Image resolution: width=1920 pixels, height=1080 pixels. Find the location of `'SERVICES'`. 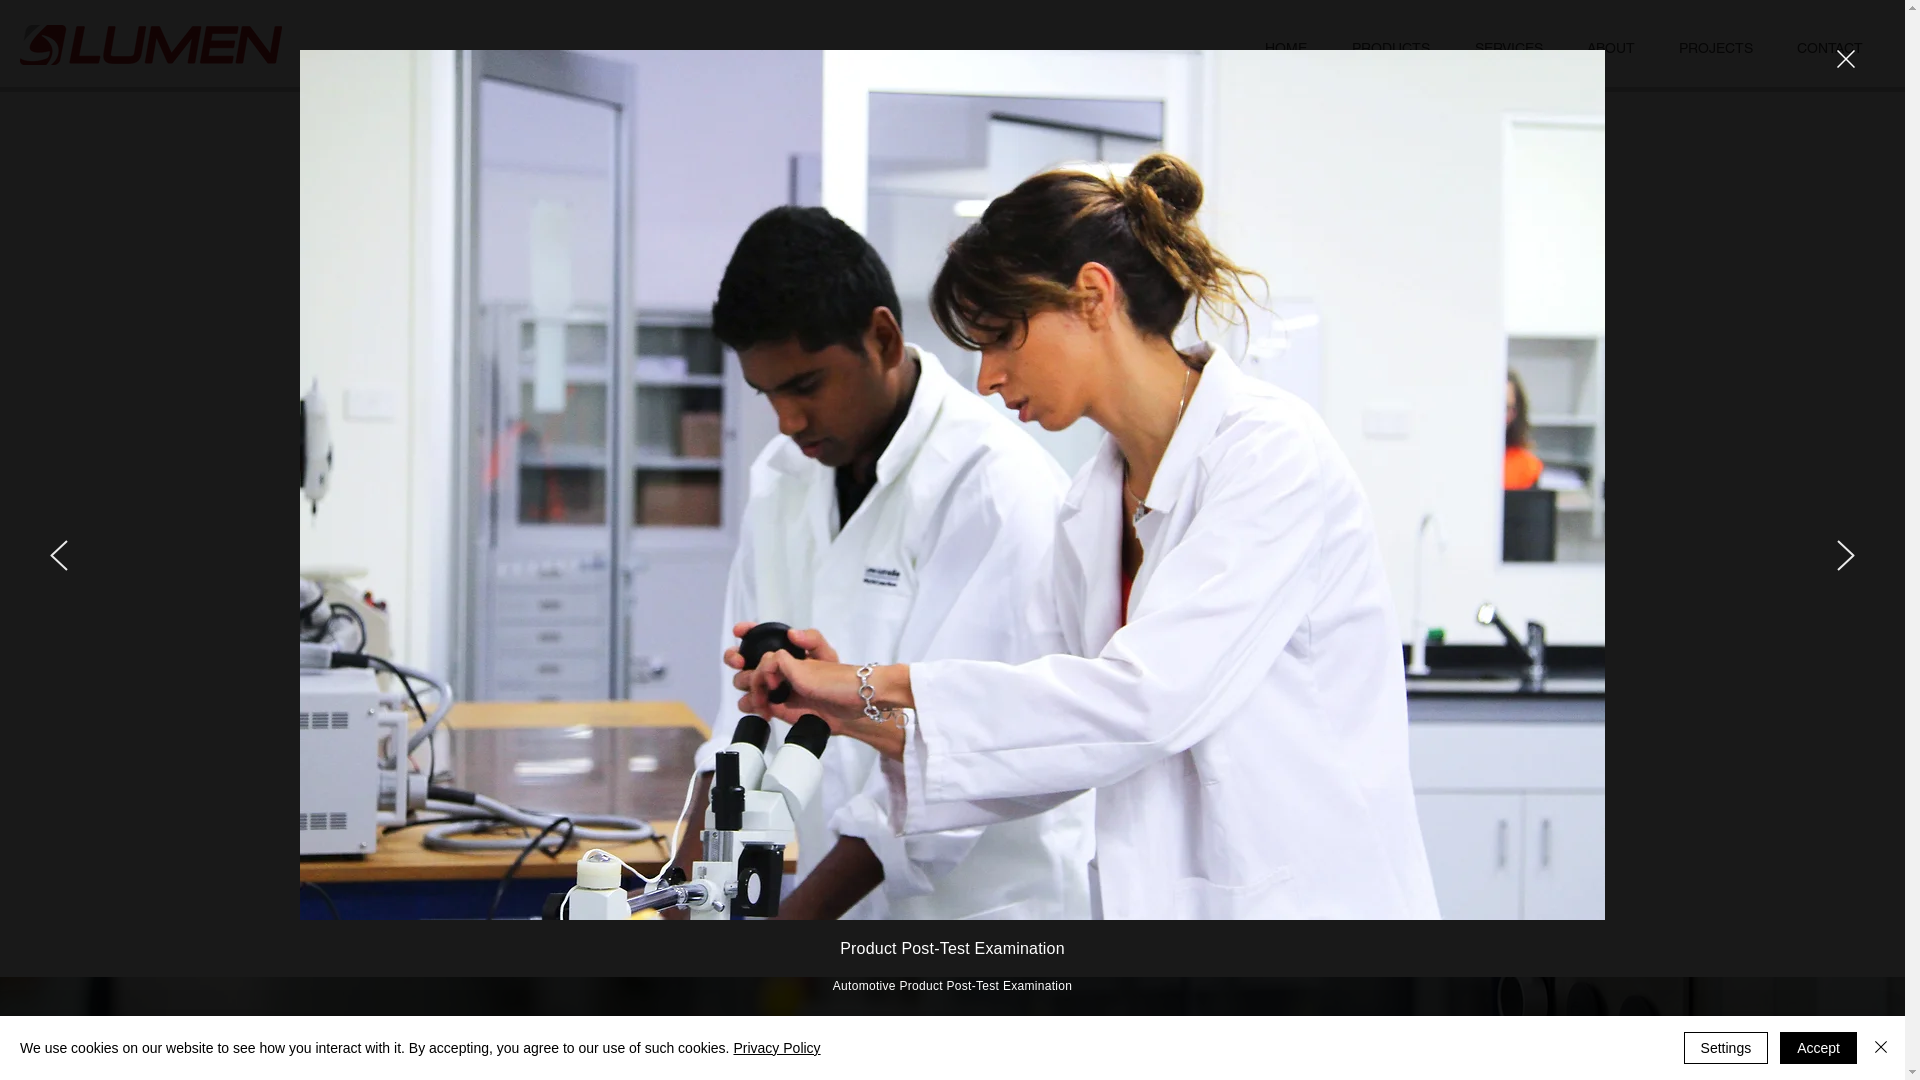

'SERVICES' is located at coordinates (1508, 47).